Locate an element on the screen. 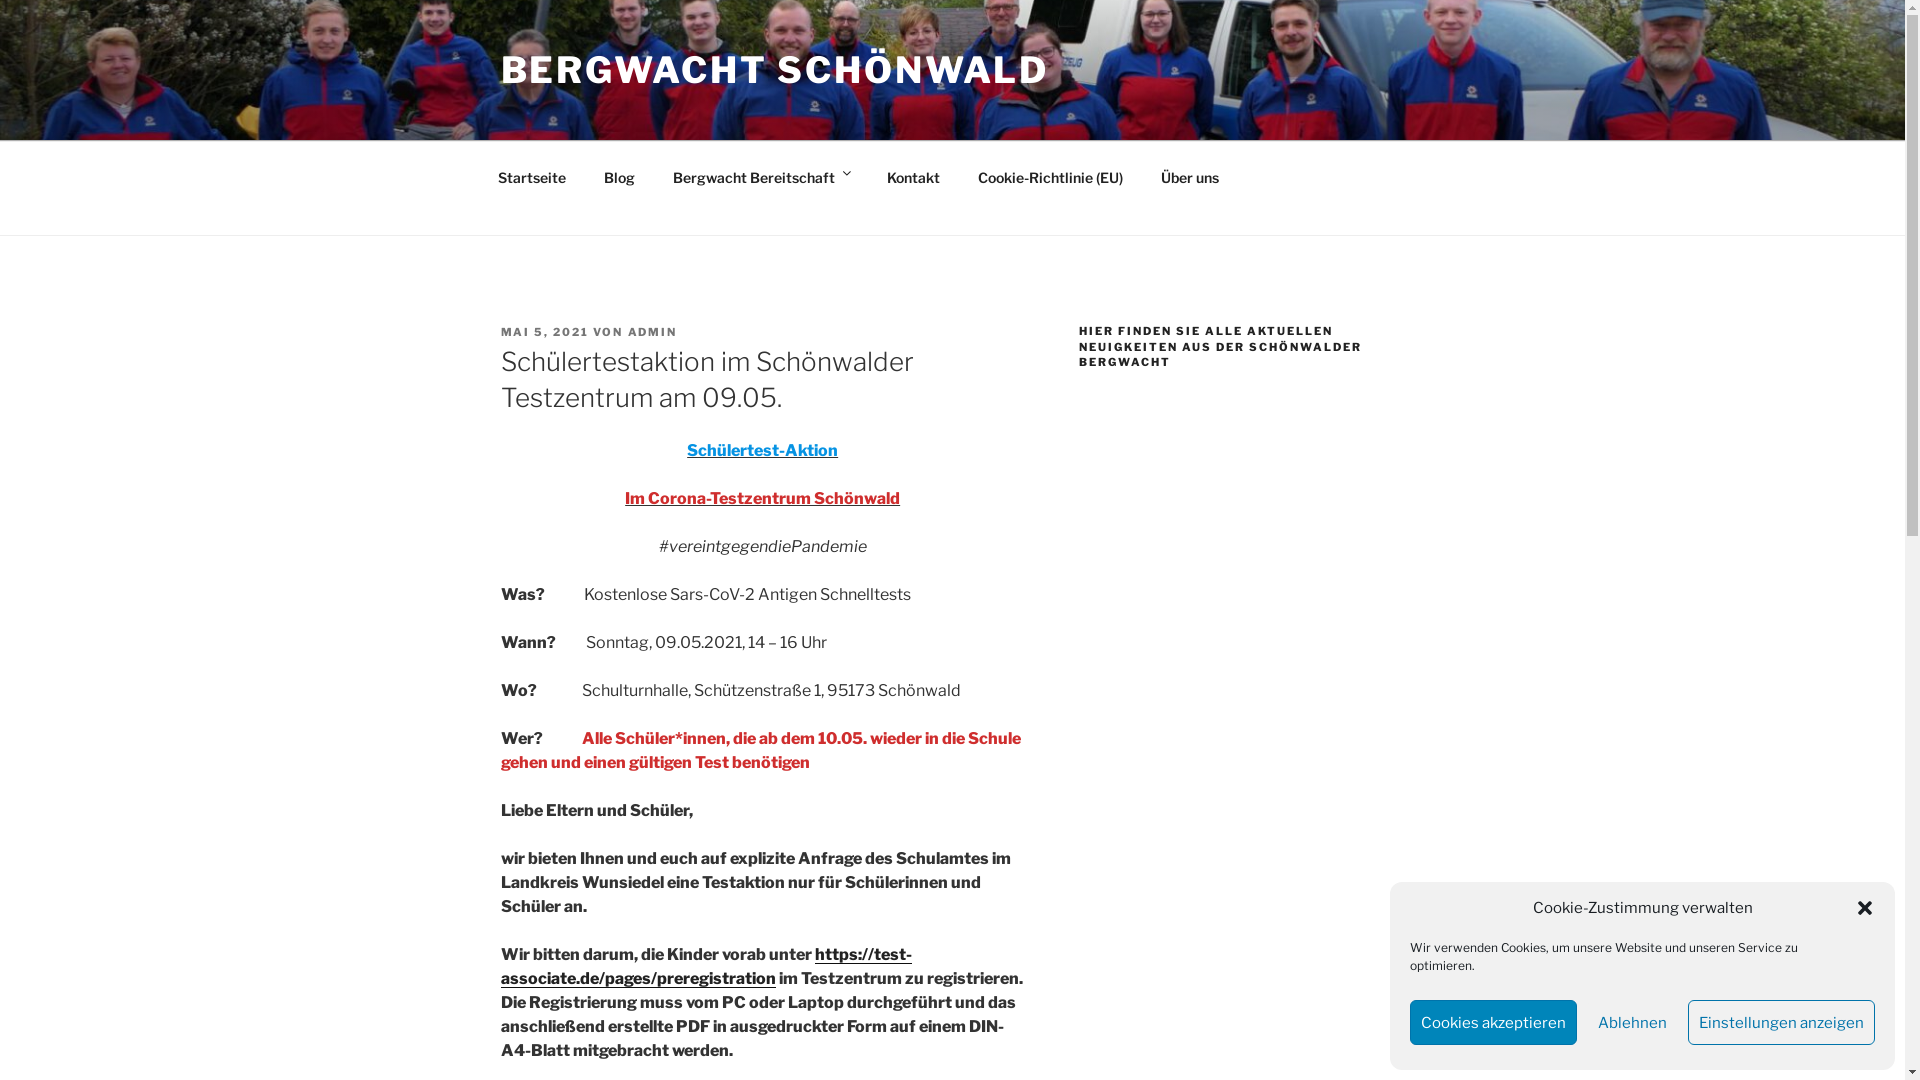 This screenshot has width=1920, height=1080. 'MAI 5, 2021' is located at coordinates (544, 330).